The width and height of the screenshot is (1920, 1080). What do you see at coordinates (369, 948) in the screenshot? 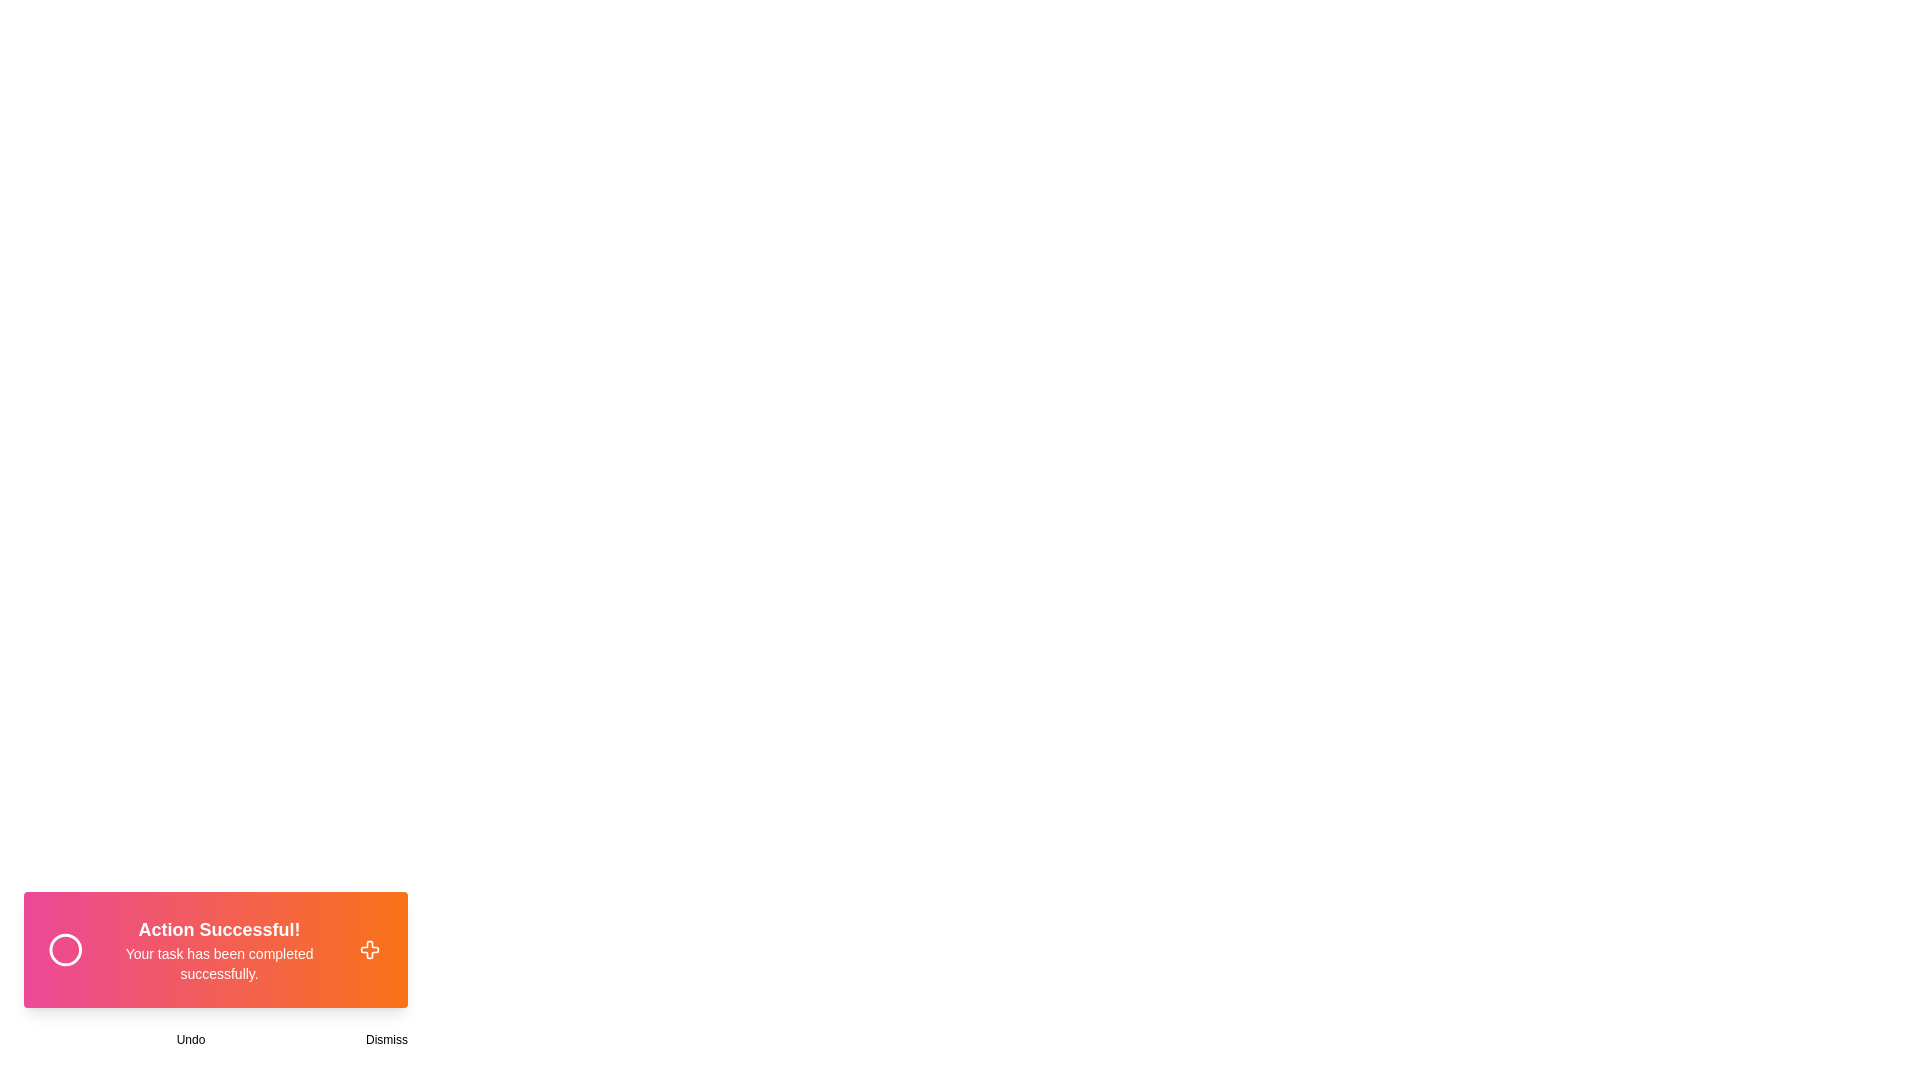
I see `close button to hide the snackbar` at bounding box center [369, 948].